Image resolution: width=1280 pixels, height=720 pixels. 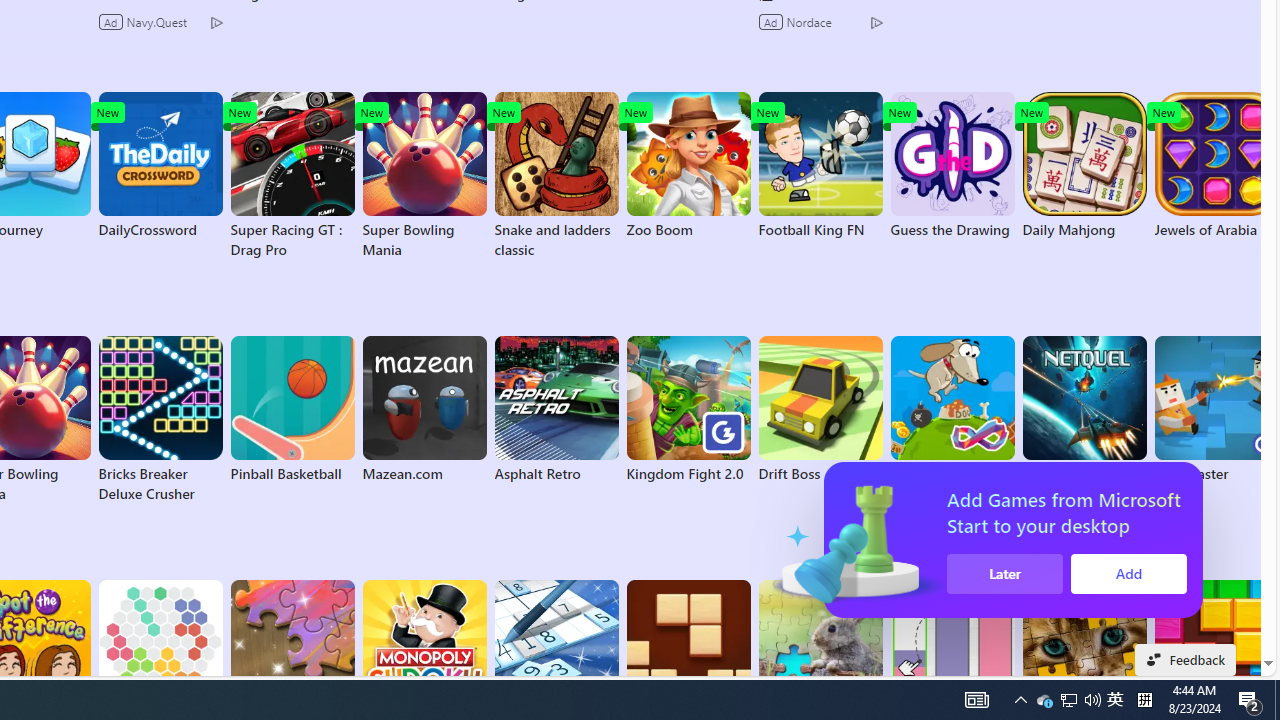 What do you see at coordinates (820, 164) in the screenshot?
I see `'Football King FN'` at bounding box center [820, 164].